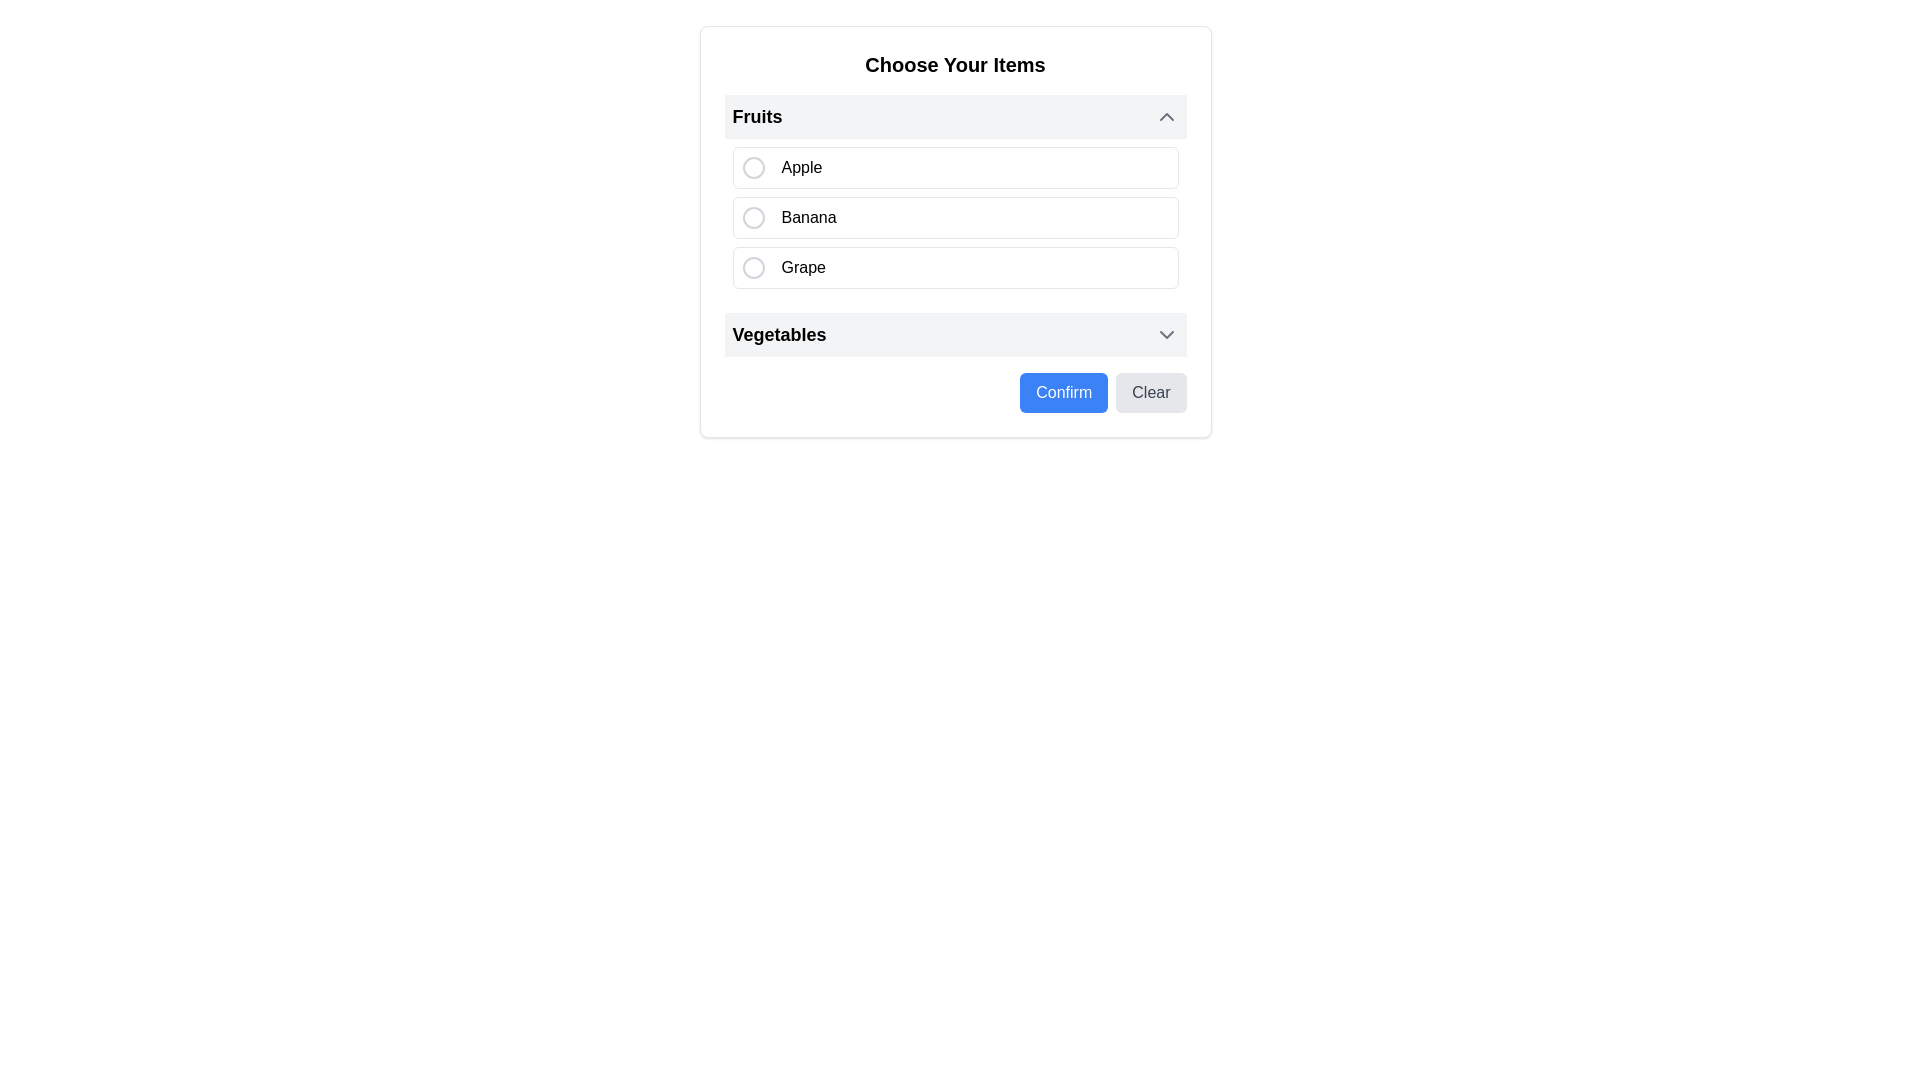 This screenshot has width=1920, height=1080. What do you see at coordinates (1063, 393) in the screenshot?
I see `the confirmation button located at the bottom-right section of the UI panel, which is positioned to the left of the 'Clear' button, to finalize the selection or action` at bounding box center [1063, 393].